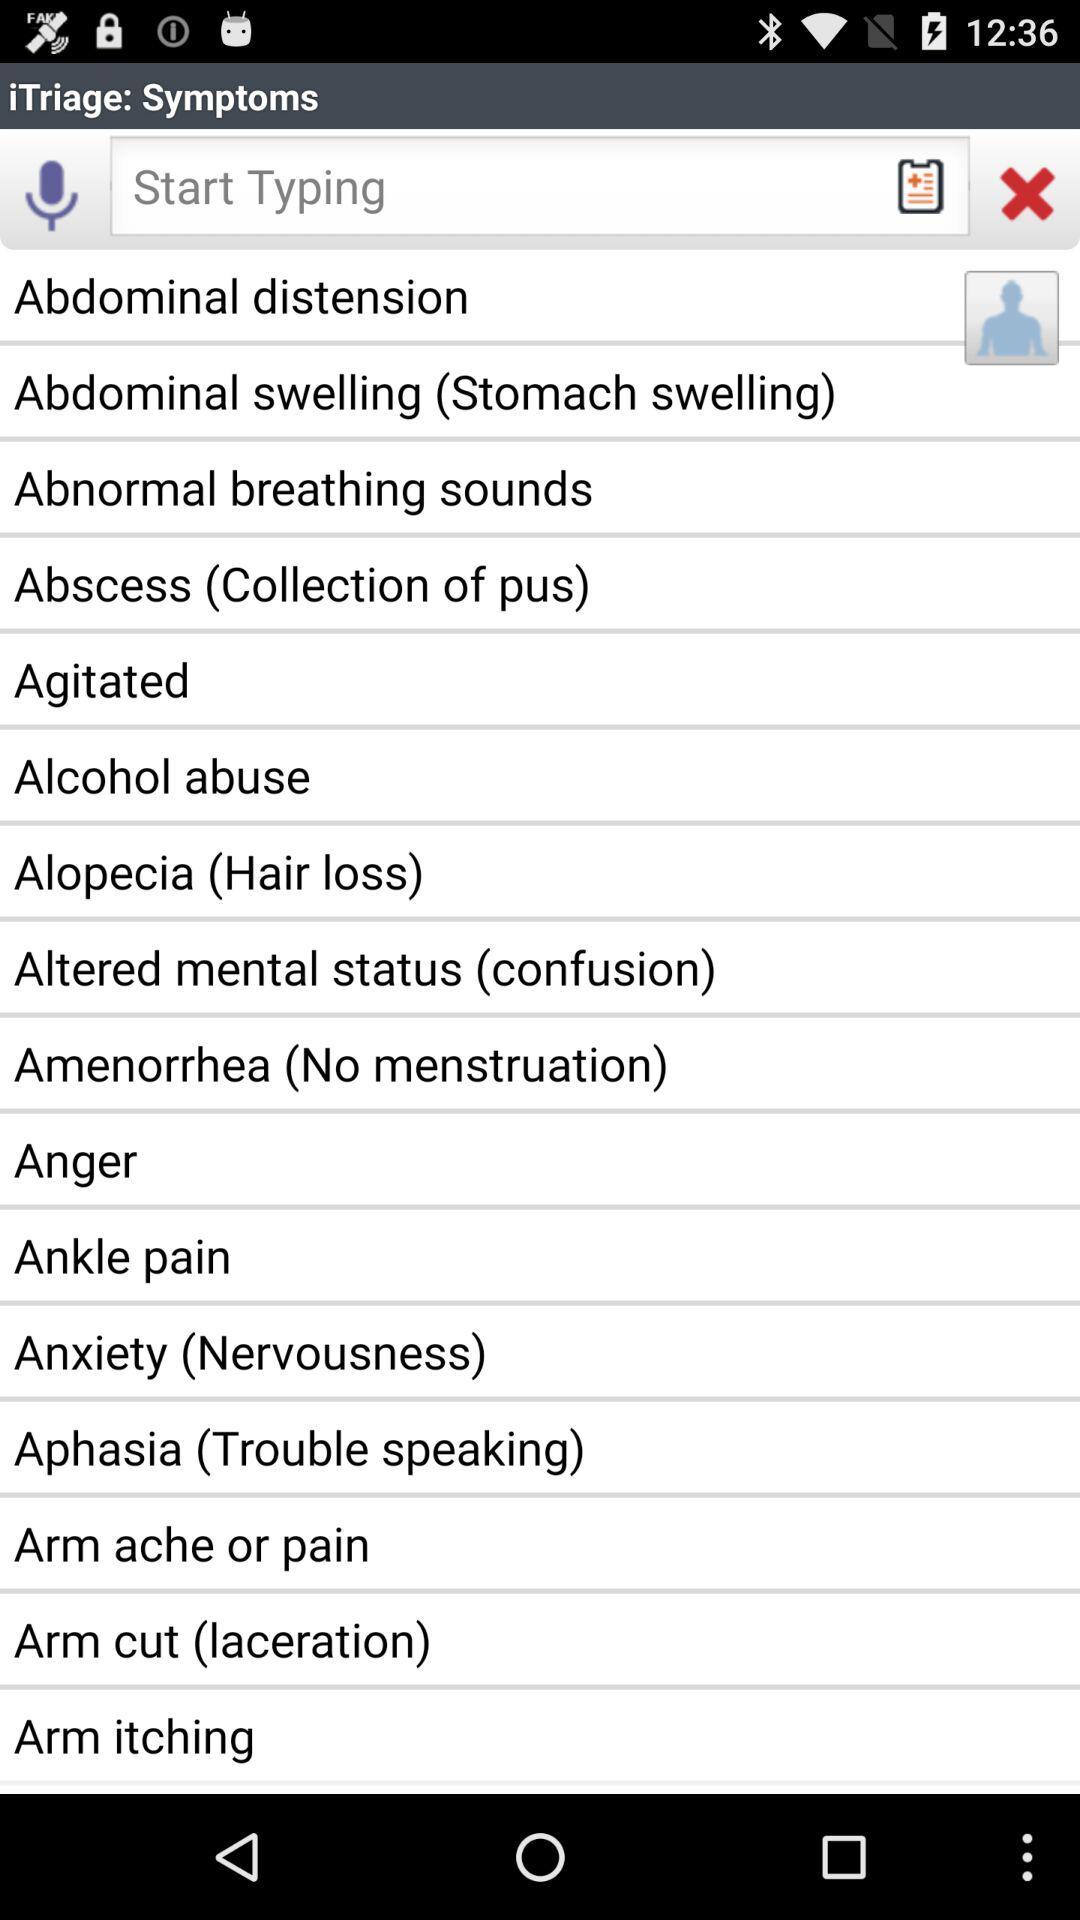  Describe the element at coordinates (1027, 192) in the screenshot. I see `icon below itriage: symptoms item` at that location.